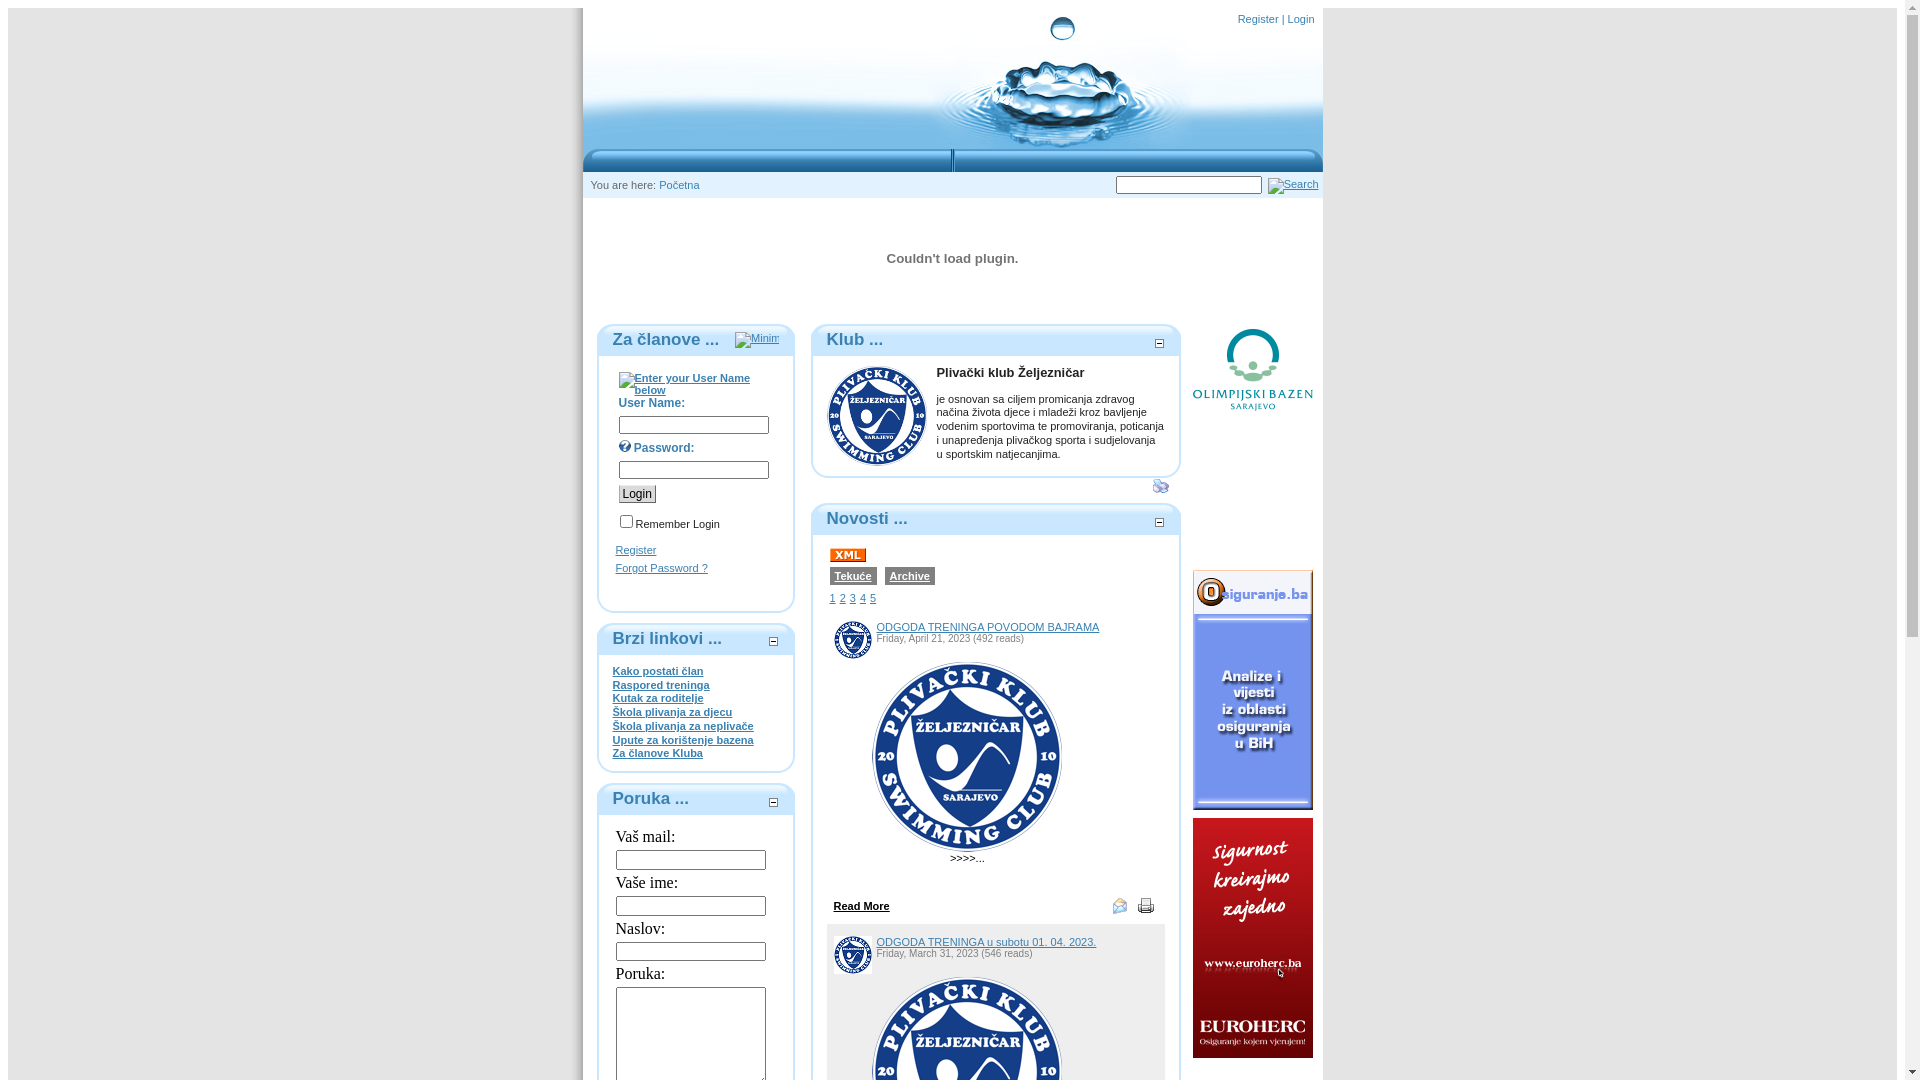 The width and height of the screenshot is (1920, 1080). What do you see at coordinates (1157, 518) in the screenshot?
I see `'Minimize'` at bounding box center [1157, 518].